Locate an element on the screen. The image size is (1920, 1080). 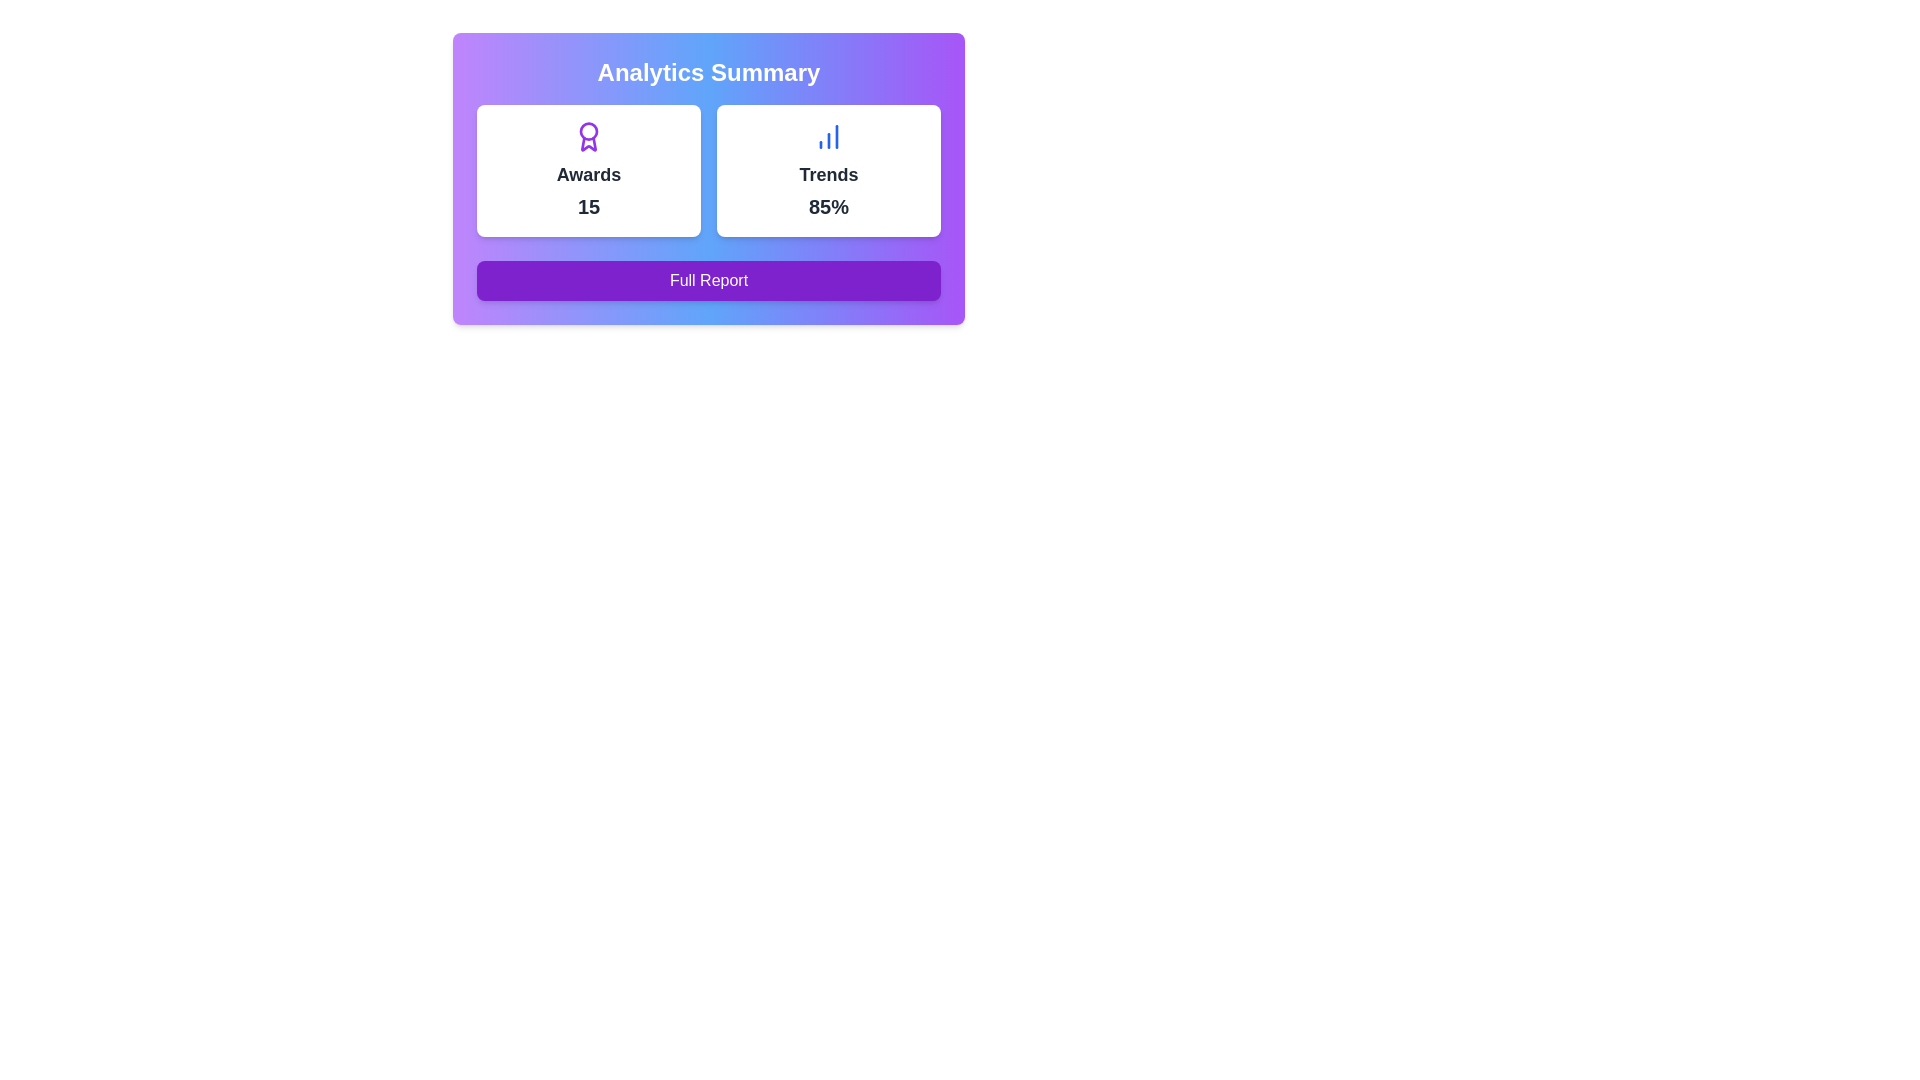
displayed data on the 'Trends' analytics information display card, which is the second card in a two-column layout positioned on the right side next to the 'Awards' card is located at coordinates (829, 169).